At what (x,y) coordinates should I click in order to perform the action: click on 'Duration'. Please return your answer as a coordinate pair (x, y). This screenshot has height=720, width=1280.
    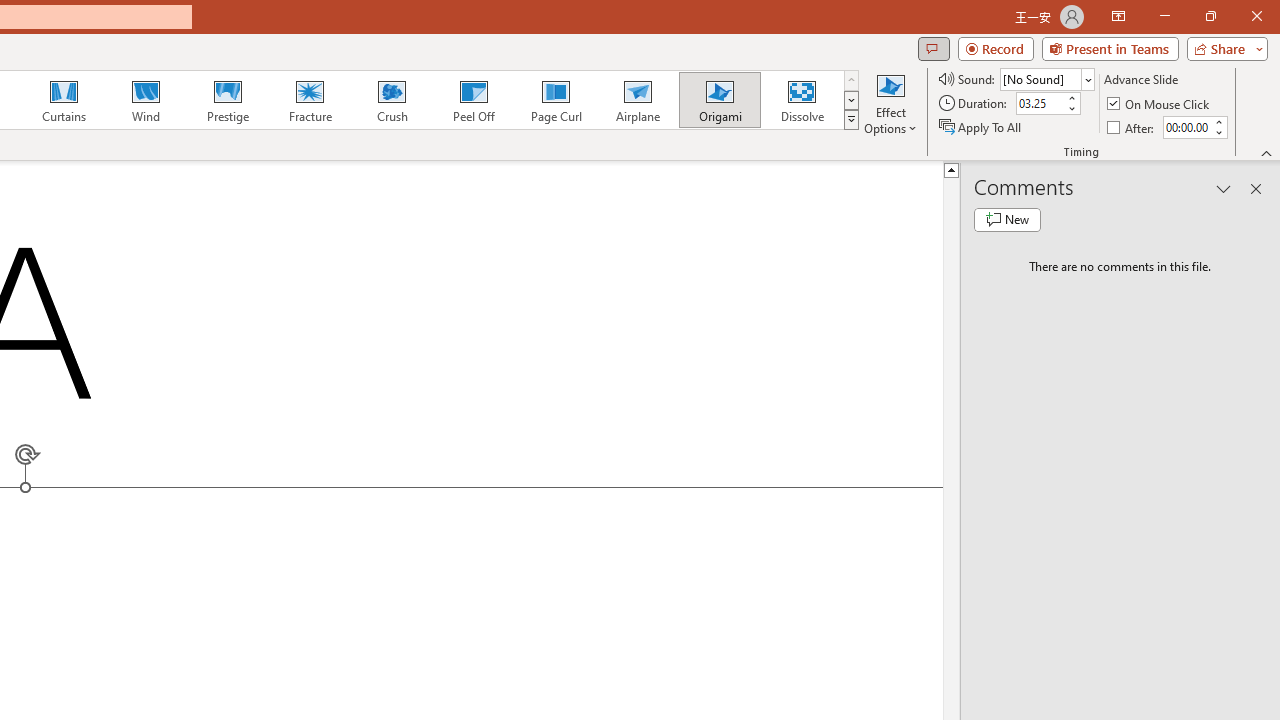
    Looking at the image, I should click on (1040, 103).